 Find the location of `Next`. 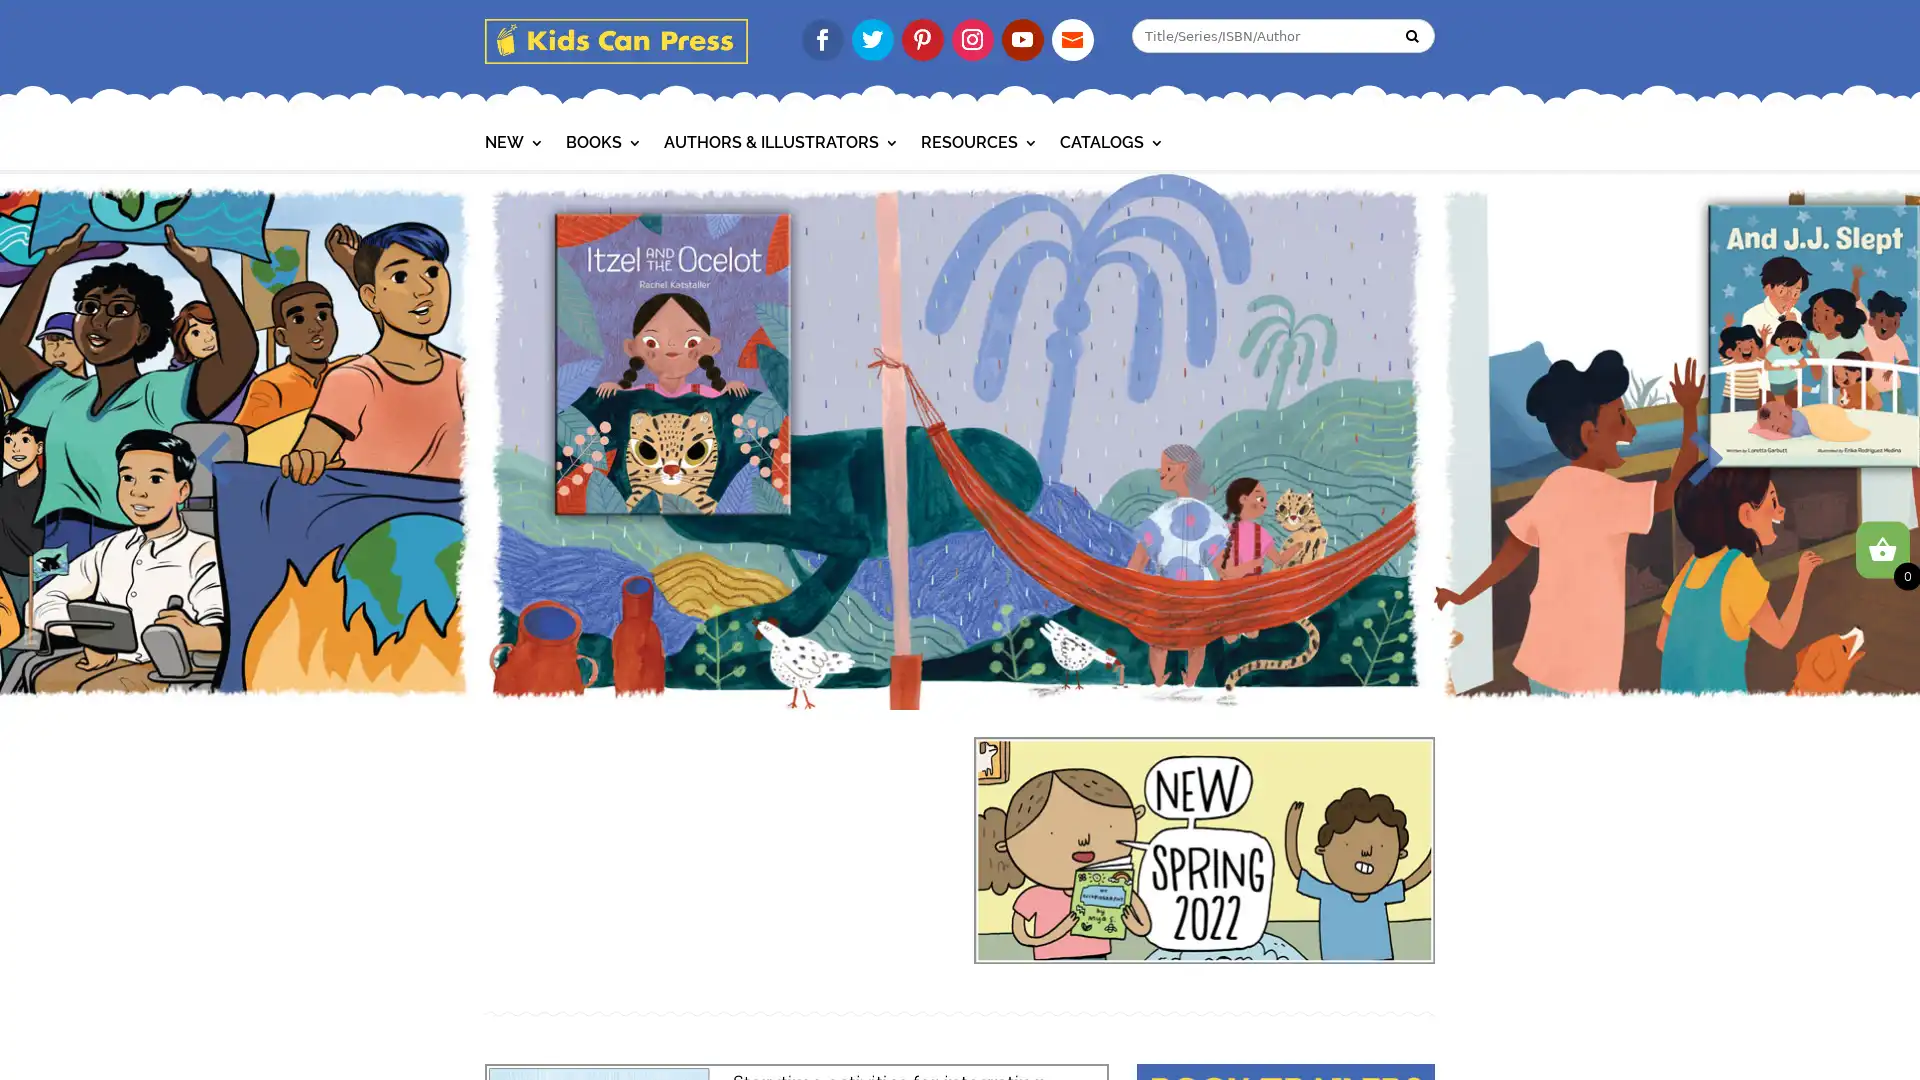

Next is located at coordinates (1712, 443).